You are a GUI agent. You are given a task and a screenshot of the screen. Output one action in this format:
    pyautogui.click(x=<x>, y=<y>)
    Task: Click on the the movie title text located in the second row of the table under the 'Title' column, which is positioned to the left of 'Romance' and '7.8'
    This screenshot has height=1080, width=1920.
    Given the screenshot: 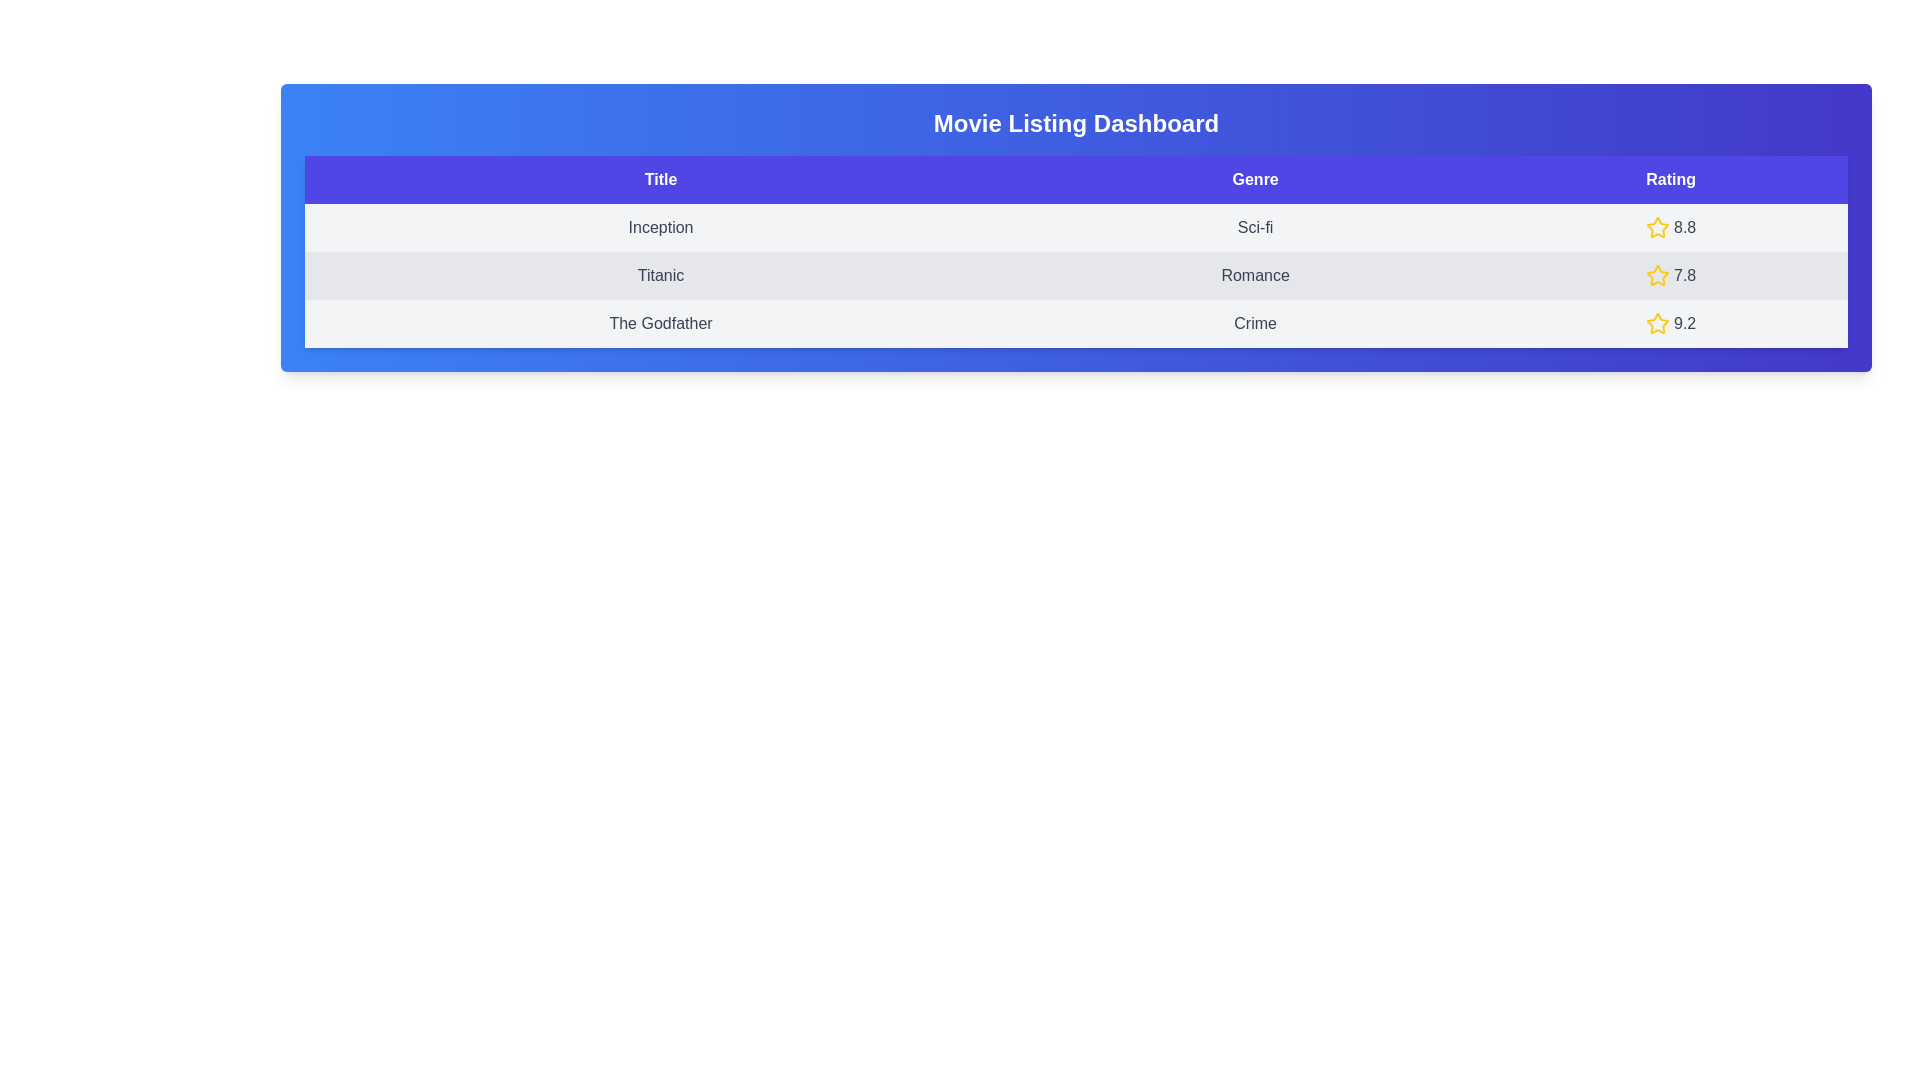 What is the action you would take?
    pyautogui.click(x=661, y=276)
    